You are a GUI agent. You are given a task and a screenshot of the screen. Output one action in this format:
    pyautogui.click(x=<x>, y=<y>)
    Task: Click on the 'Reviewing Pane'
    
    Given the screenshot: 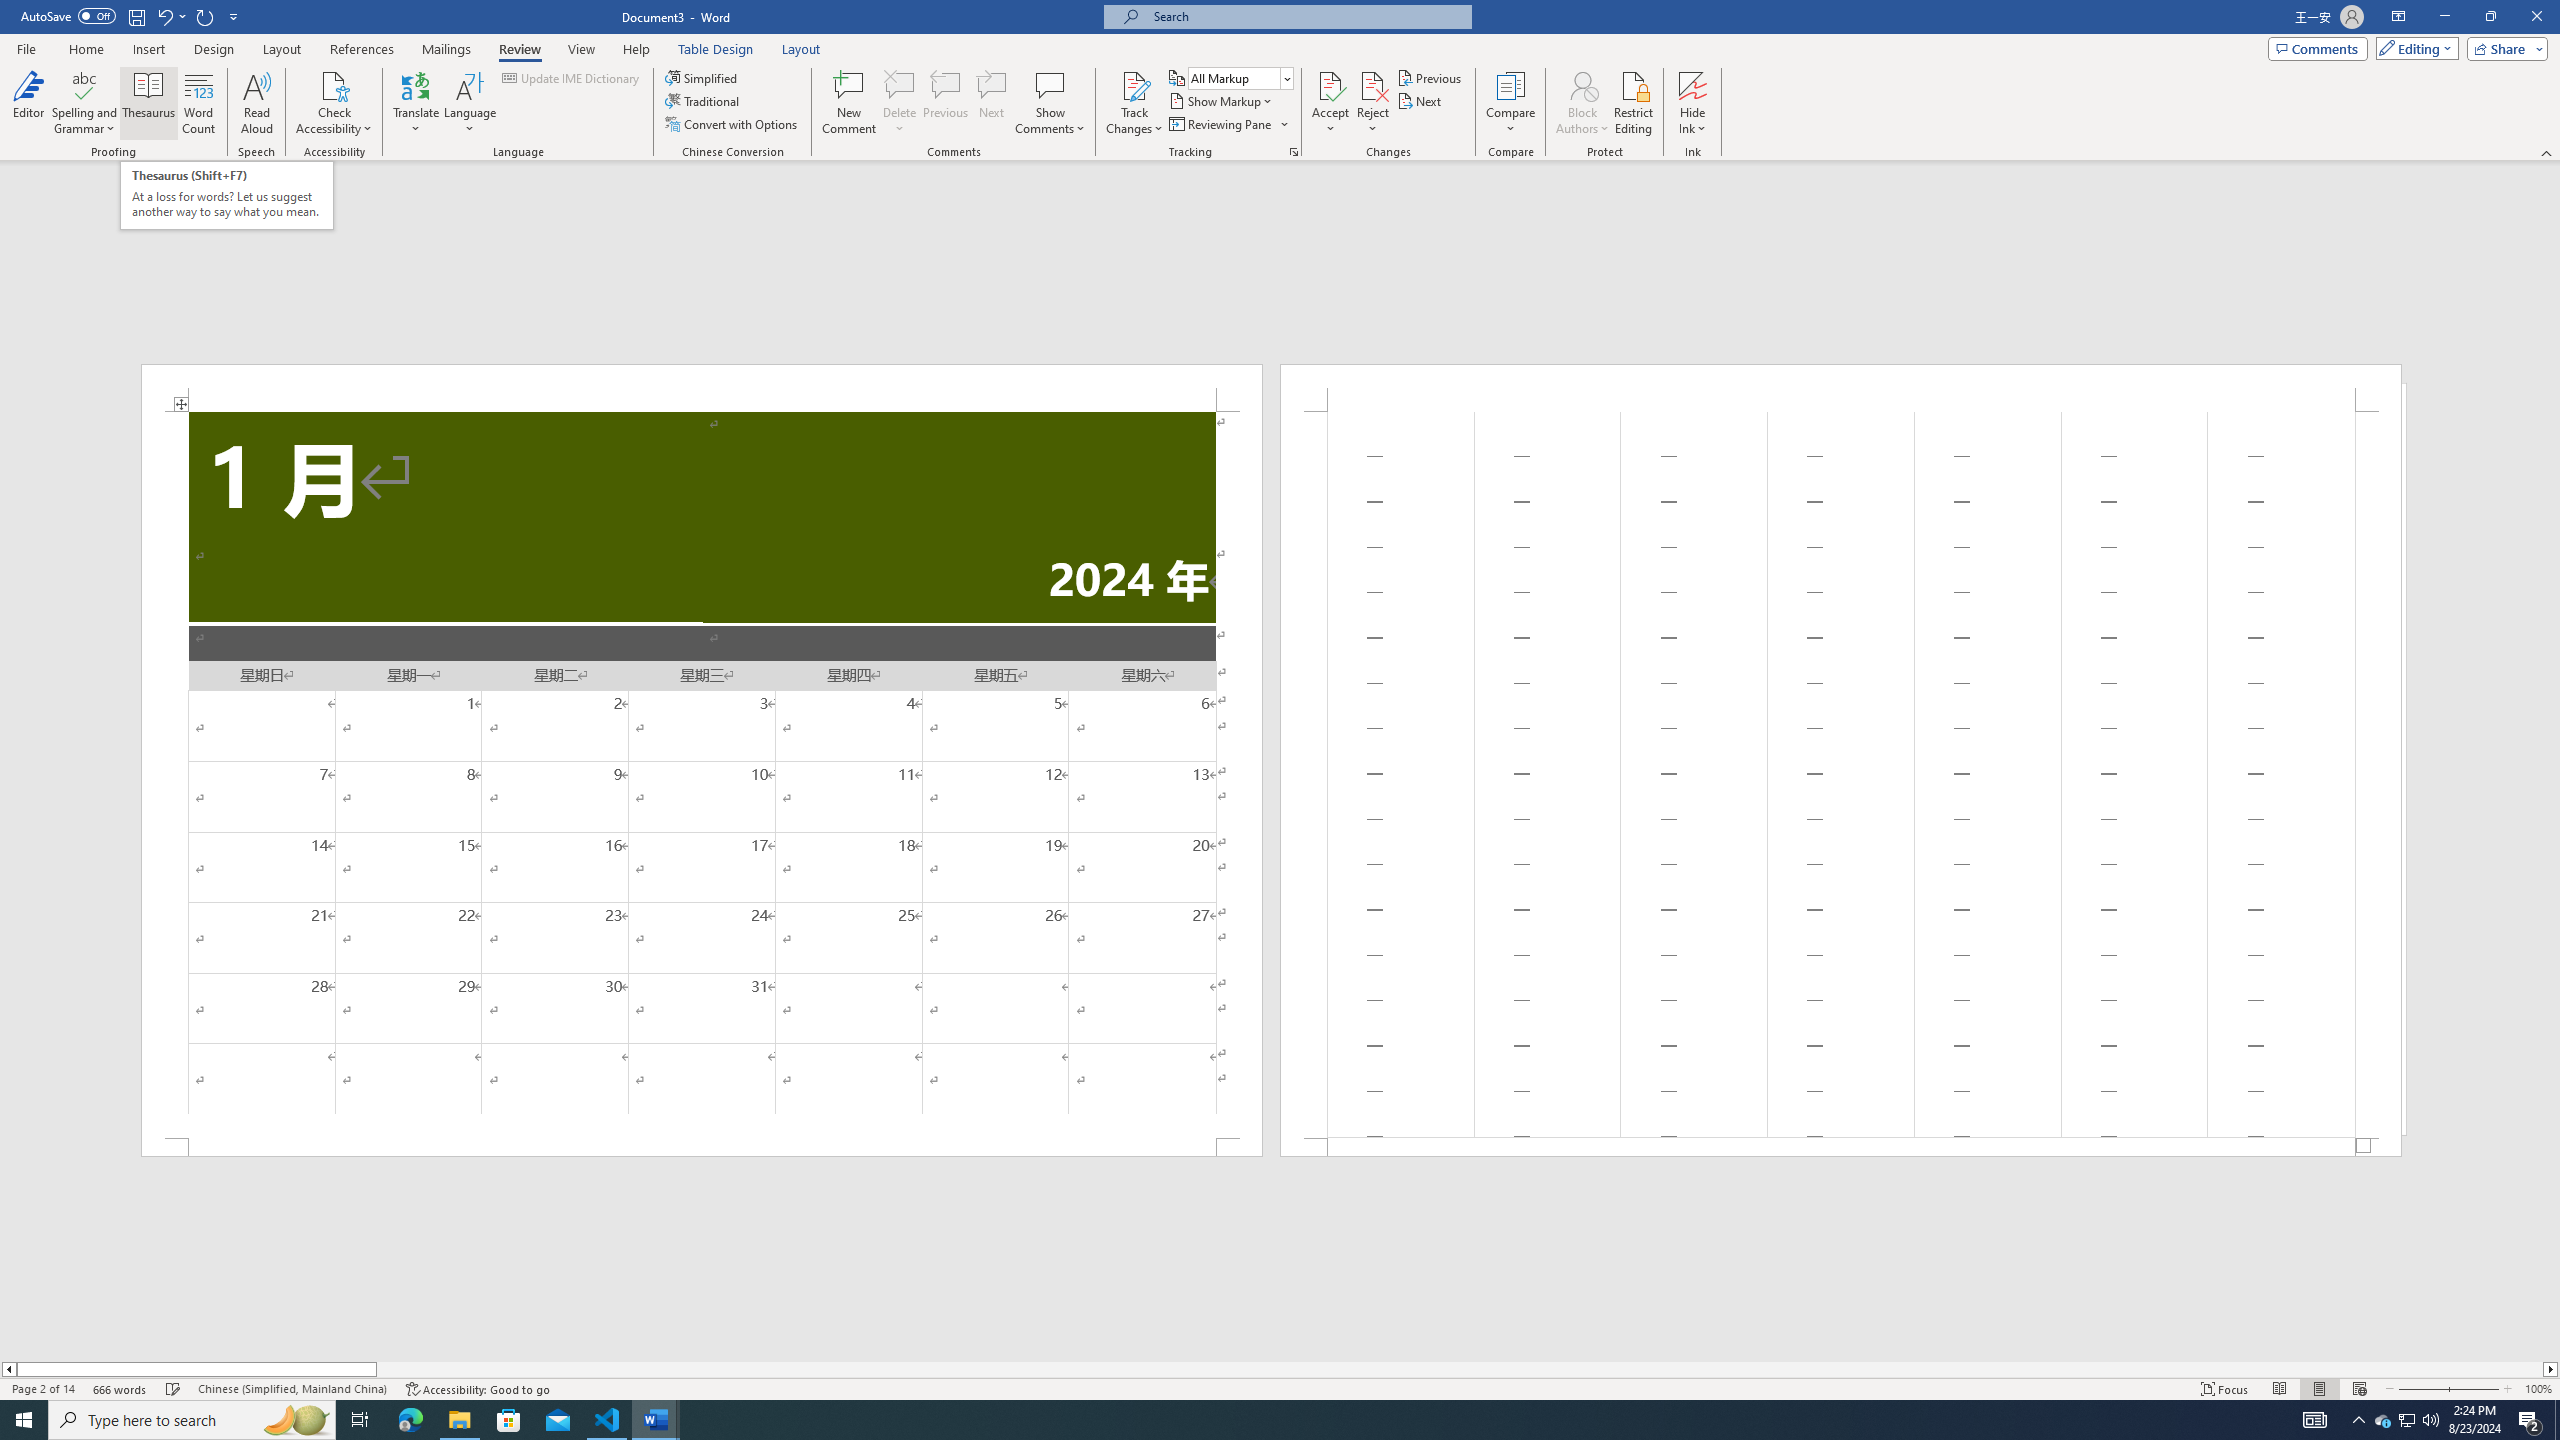 What is the action you would take?
    pyautogui.click(x=1227, y=122)
    